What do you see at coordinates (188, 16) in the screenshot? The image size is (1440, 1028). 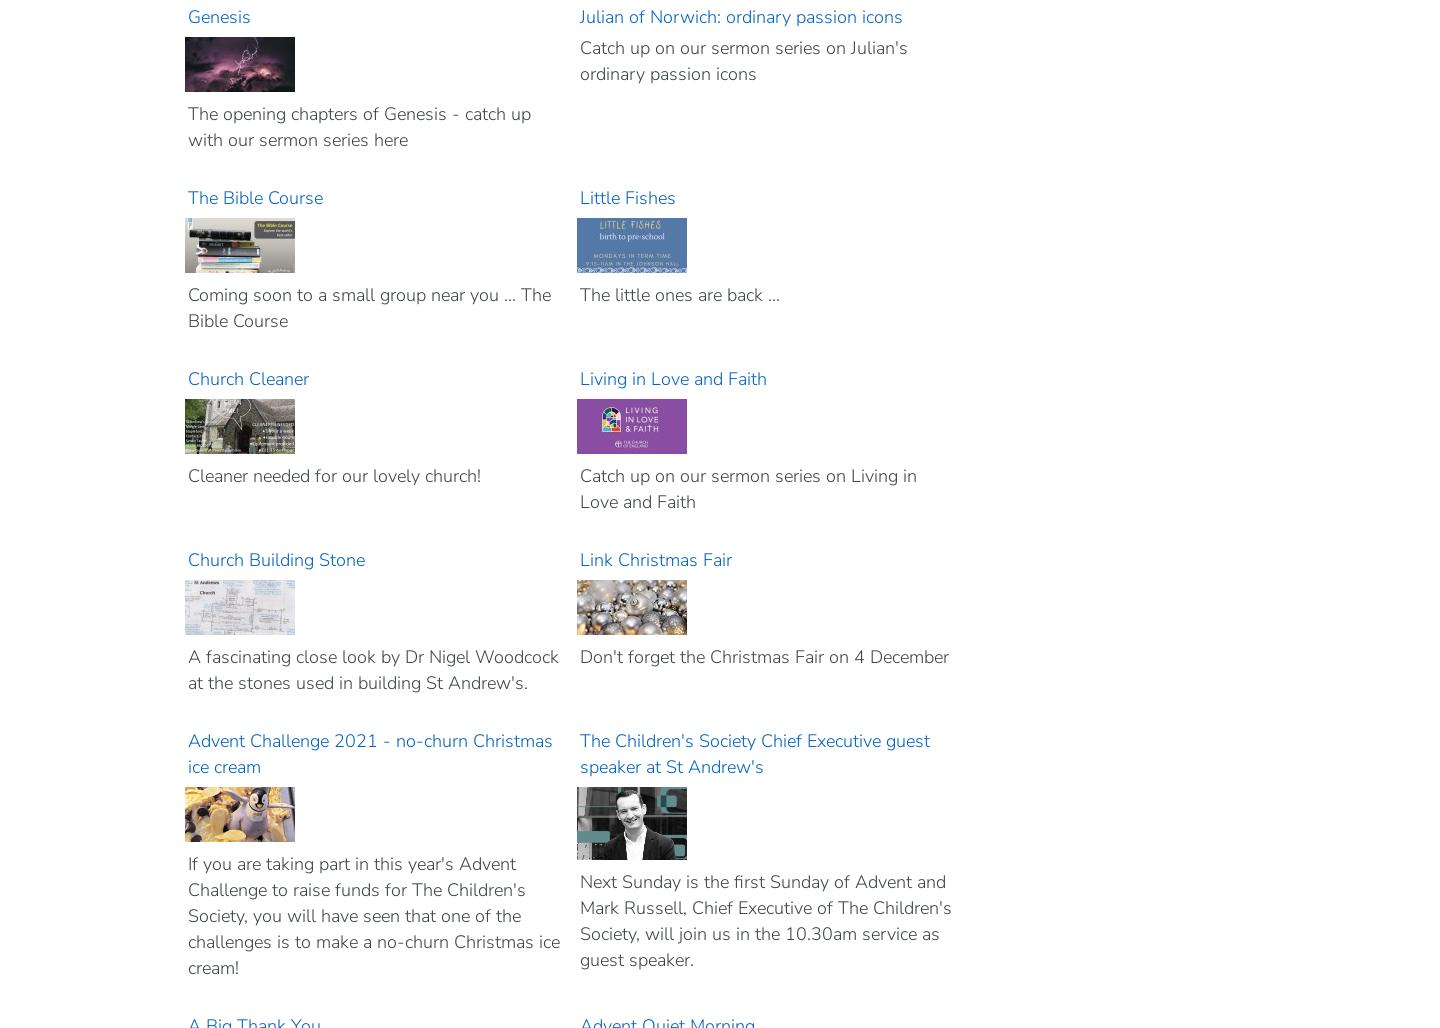 I see `'Genesis'` at bounding box center [188, 16].